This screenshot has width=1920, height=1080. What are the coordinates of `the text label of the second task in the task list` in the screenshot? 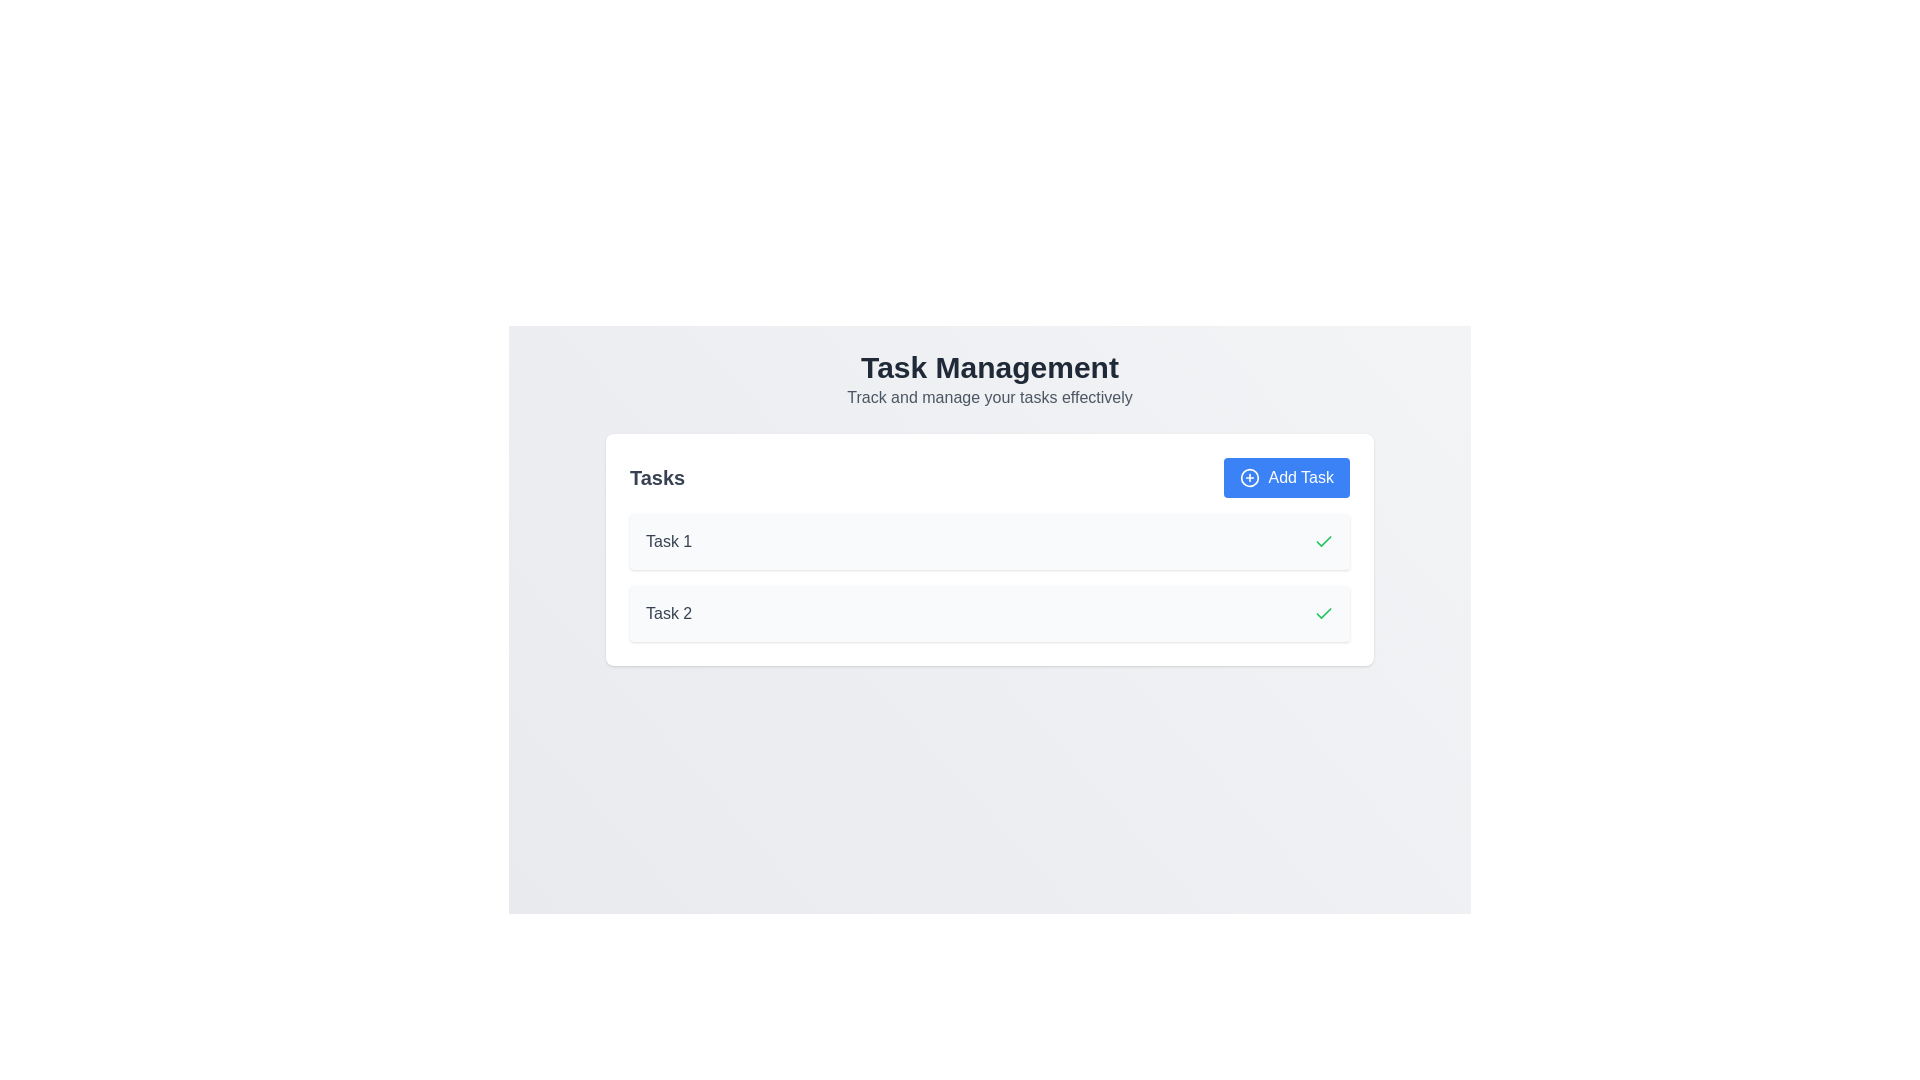 It's located at (669, 612).